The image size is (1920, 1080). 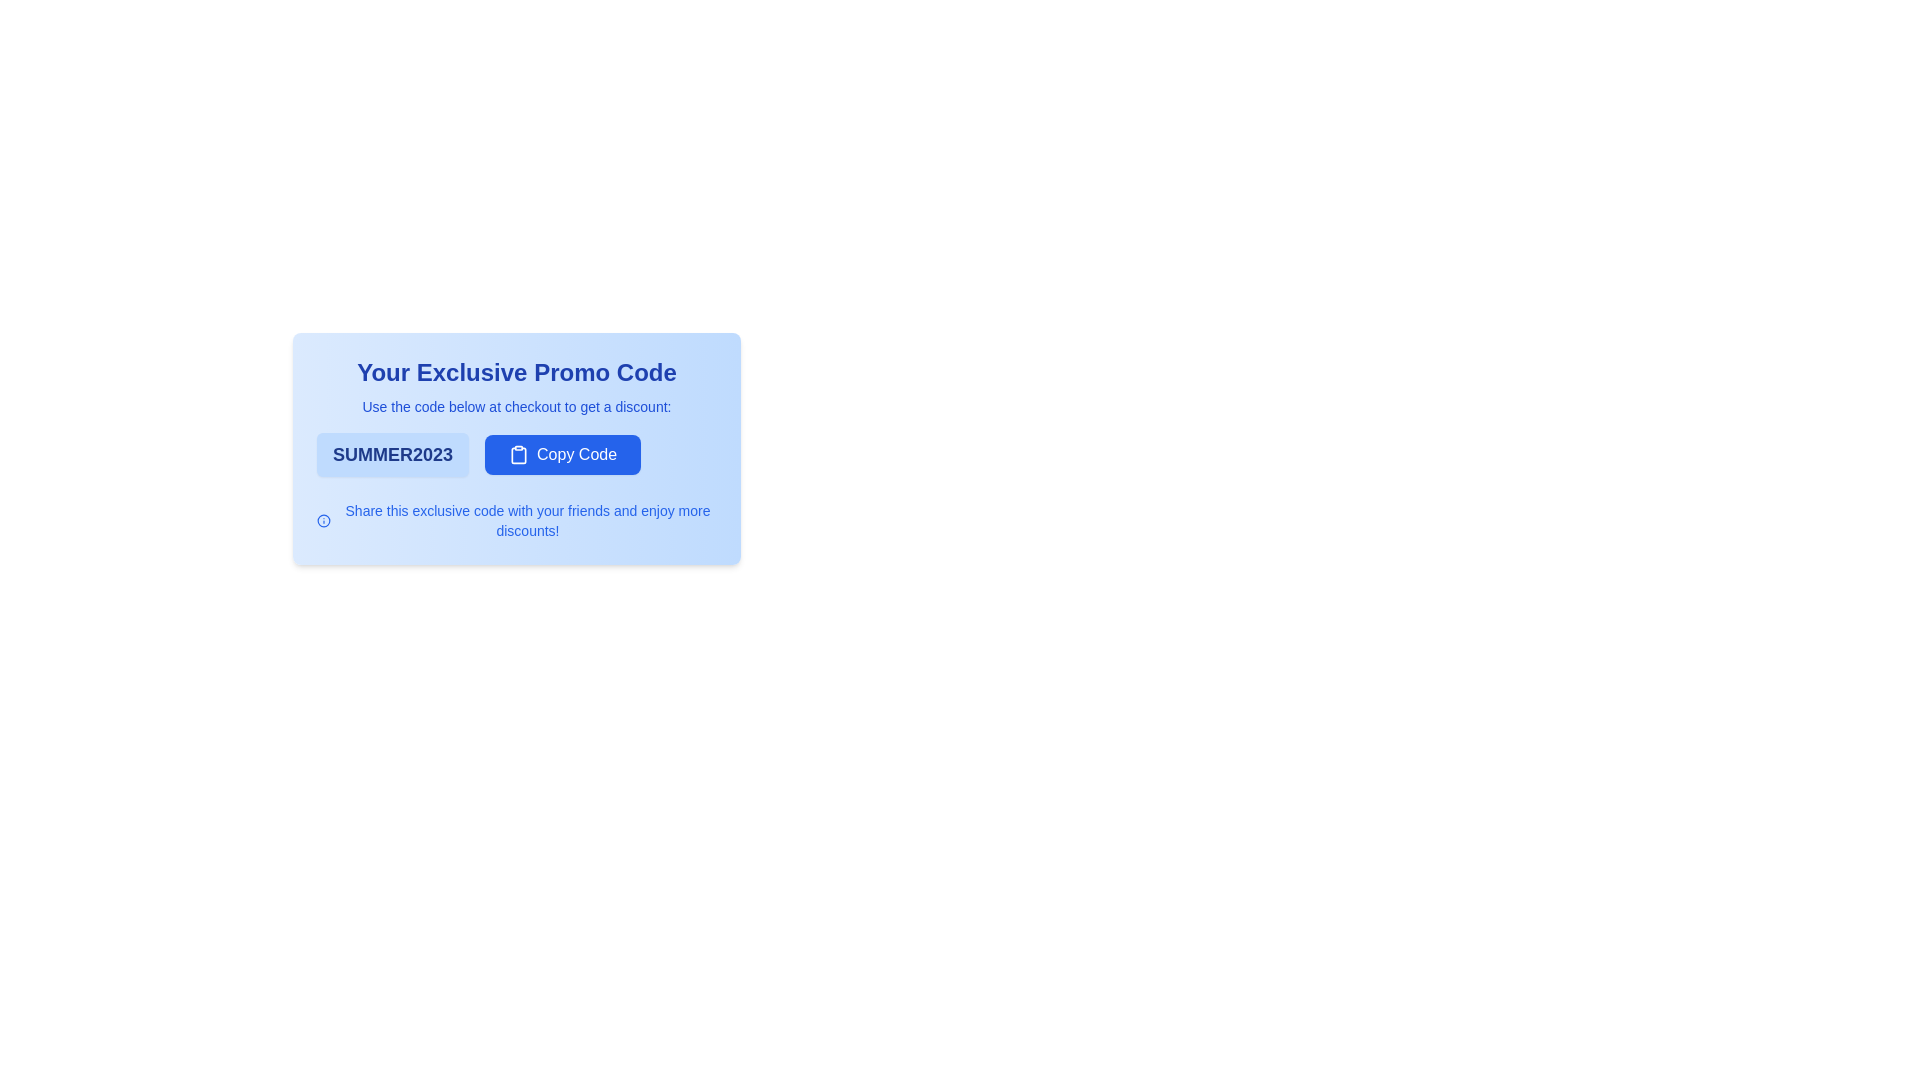 What do you see at coordinates (517, 455) in the screenshot?
I see `the 'Copy Promo Code' button located to the right of the 'SUMMER2023' banner within the blue promo card titled 'Your Exclusive Promo Code'` at bounding box center [517, 455].